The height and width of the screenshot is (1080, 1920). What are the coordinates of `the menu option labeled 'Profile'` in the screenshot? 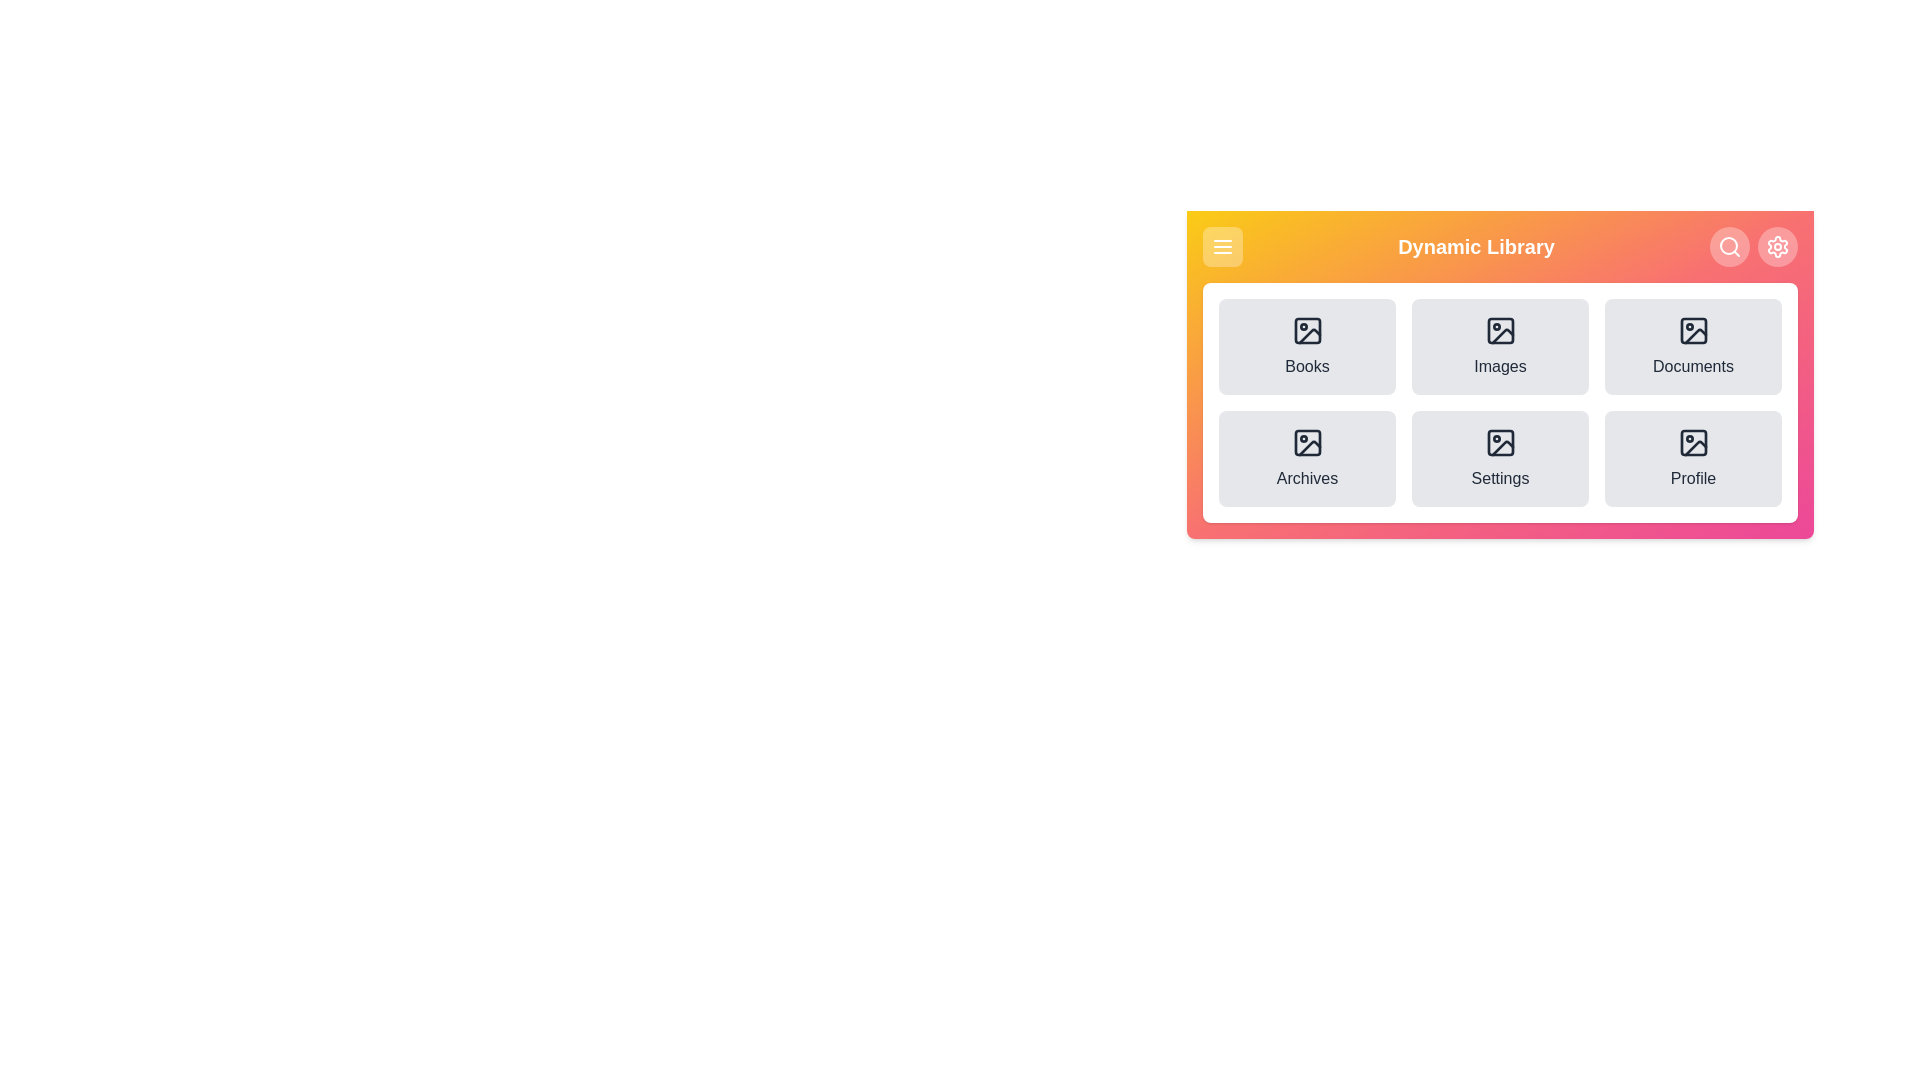 It's located at (1692, 459).